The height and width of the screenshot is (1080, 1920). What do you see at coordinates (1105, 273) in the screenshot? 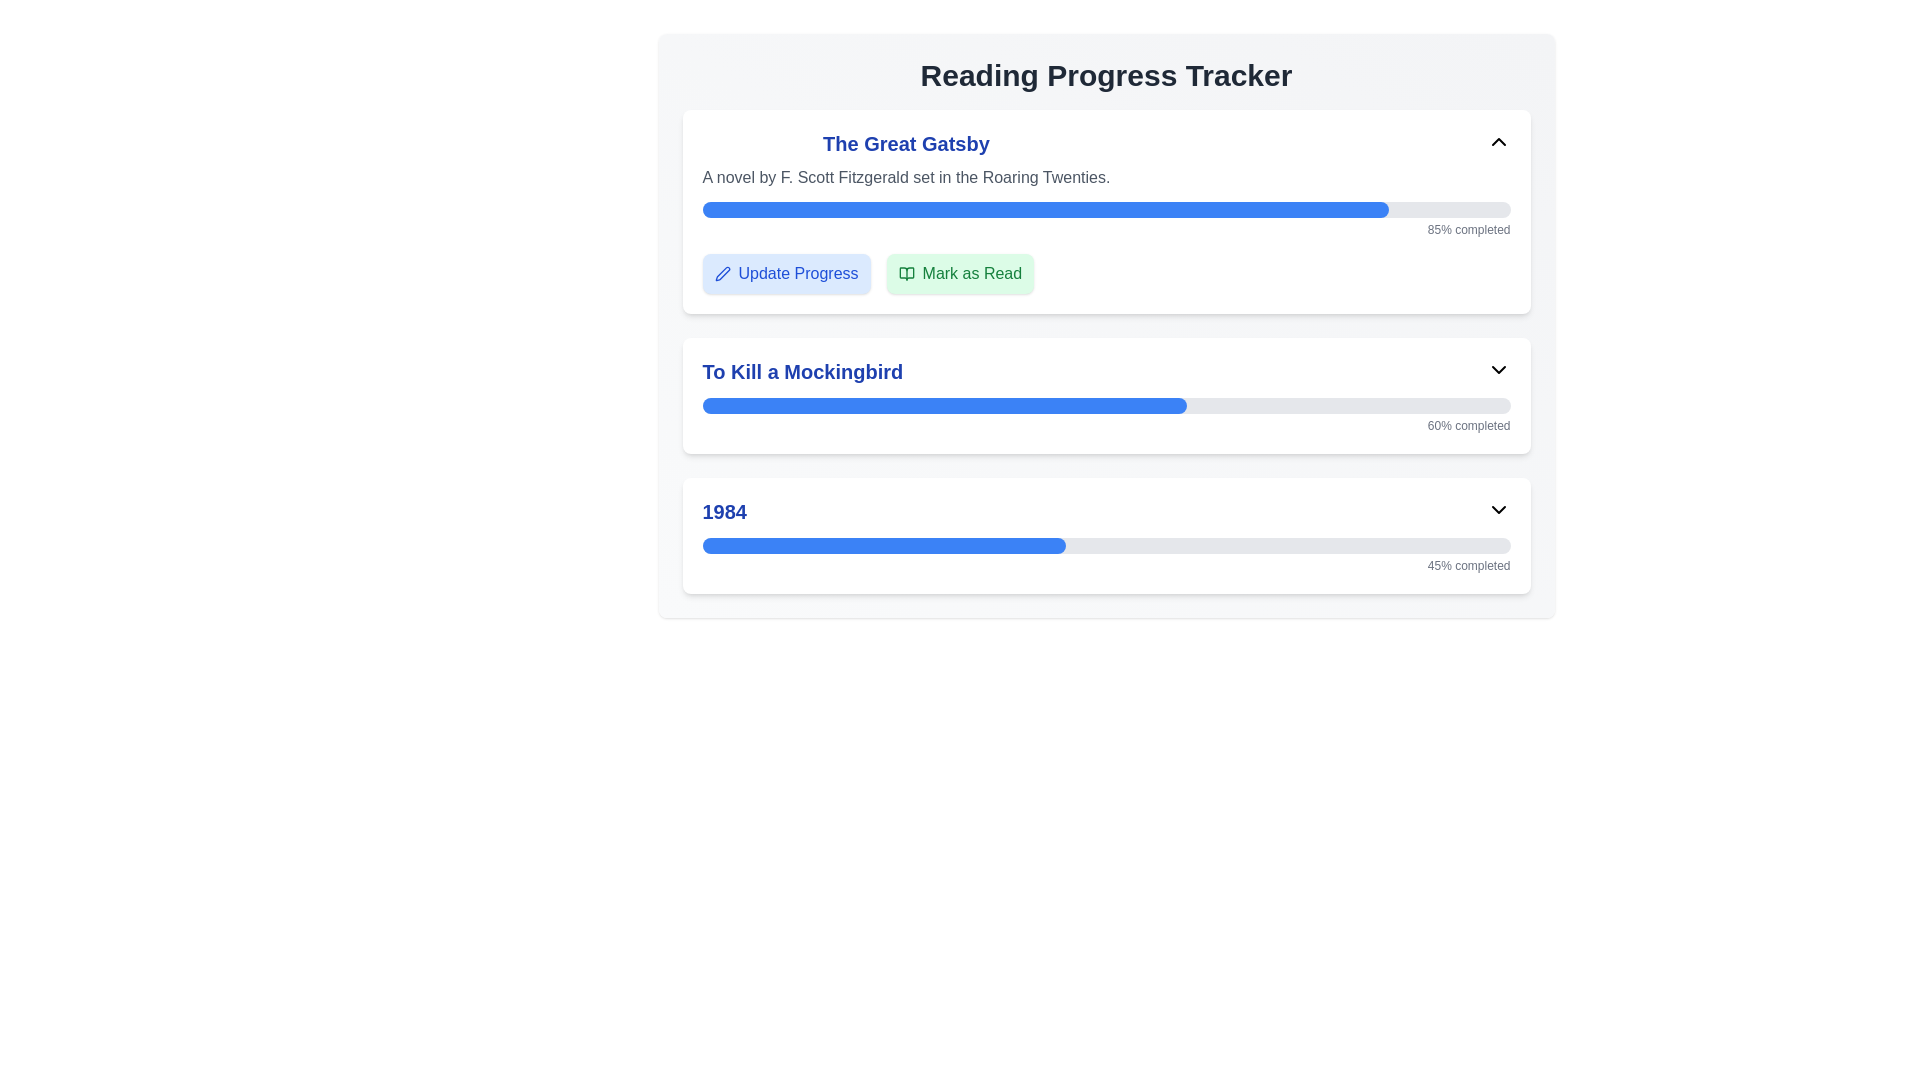
I see `the Button Group composed of two buttons labeled 'Update Progress' and 'Mark as Read' located below the progress bar for the book 'The Great Gatsby'` at bounding box center [1105, 273].